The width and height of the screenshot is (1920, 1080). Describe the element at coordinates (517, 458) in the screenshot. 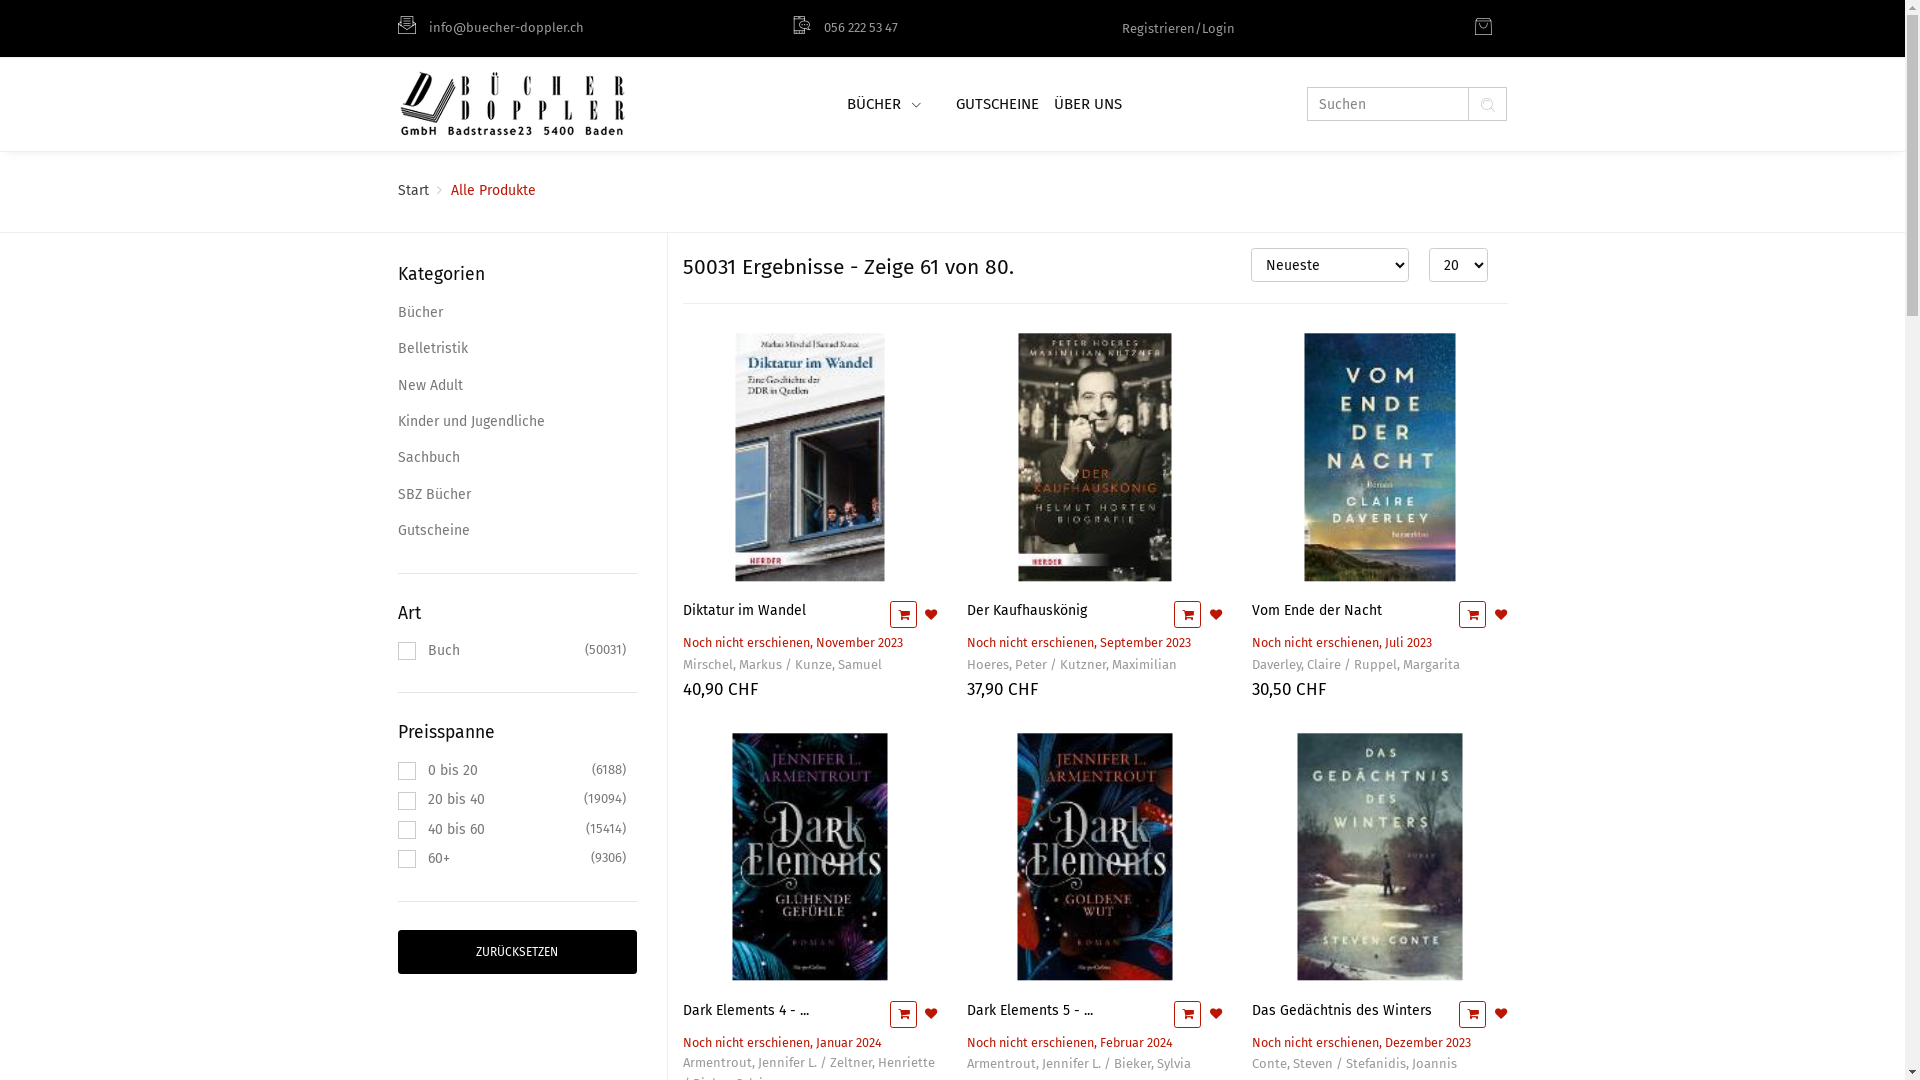

I see `'Sachbuch'` at that location.